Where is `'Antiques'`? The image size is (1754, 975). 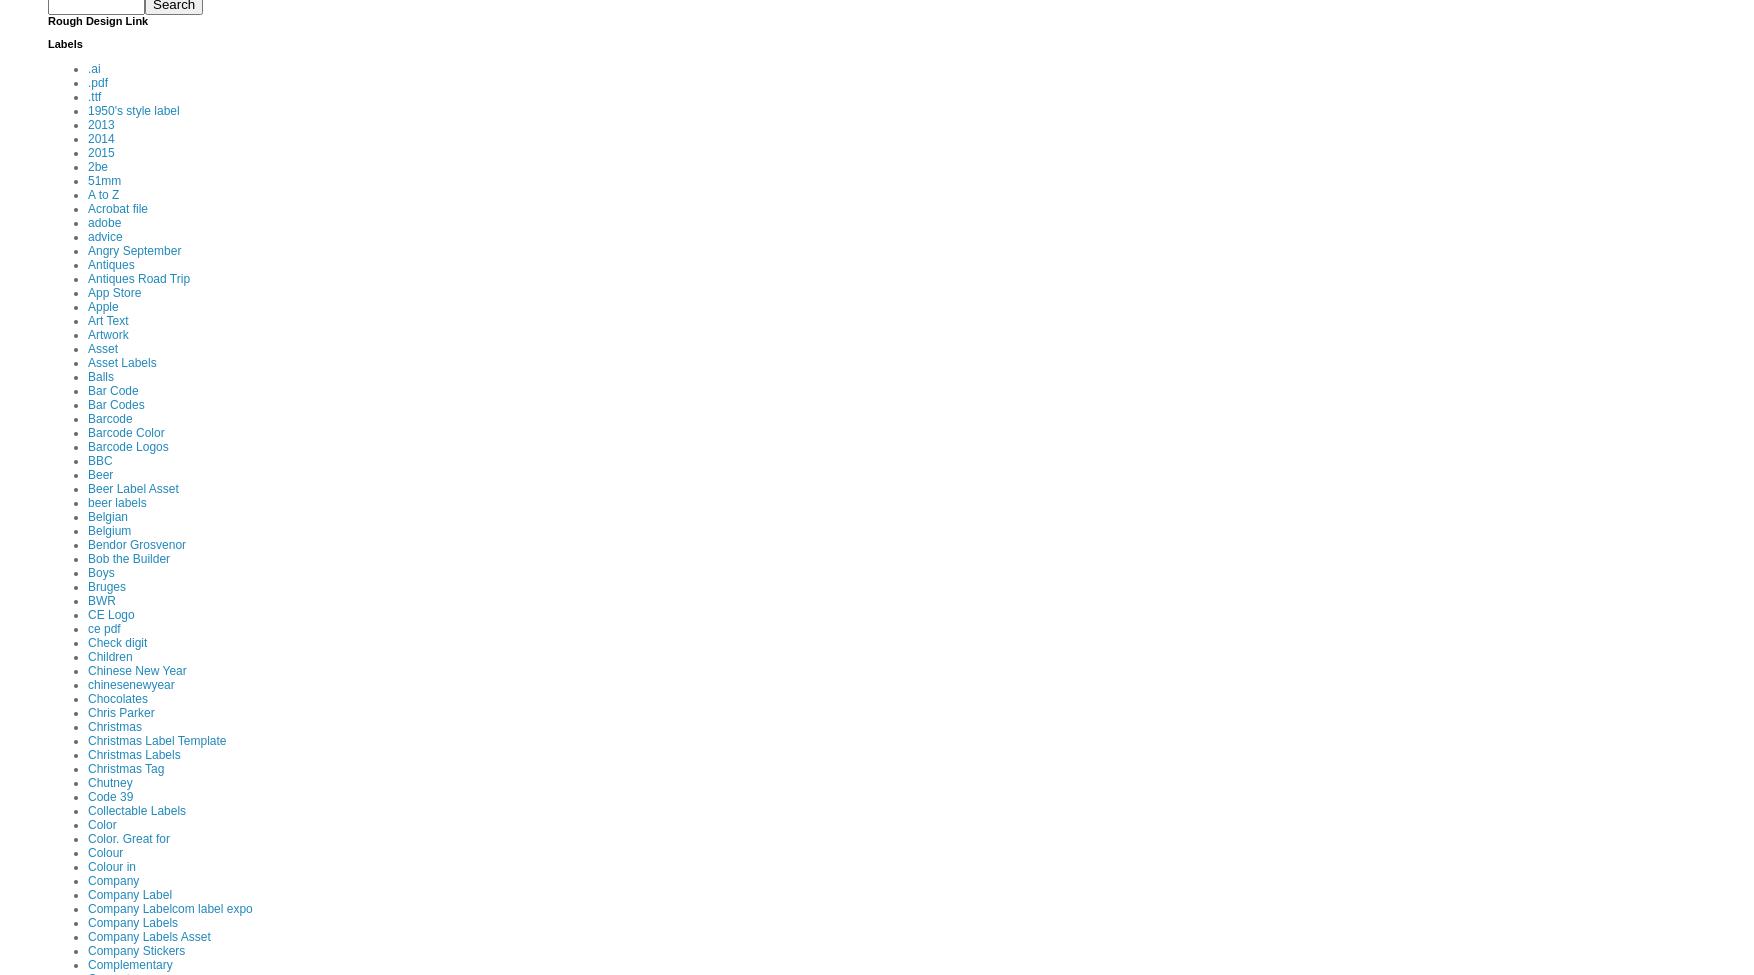 'Antiques' is located at coordinates (110, 264).